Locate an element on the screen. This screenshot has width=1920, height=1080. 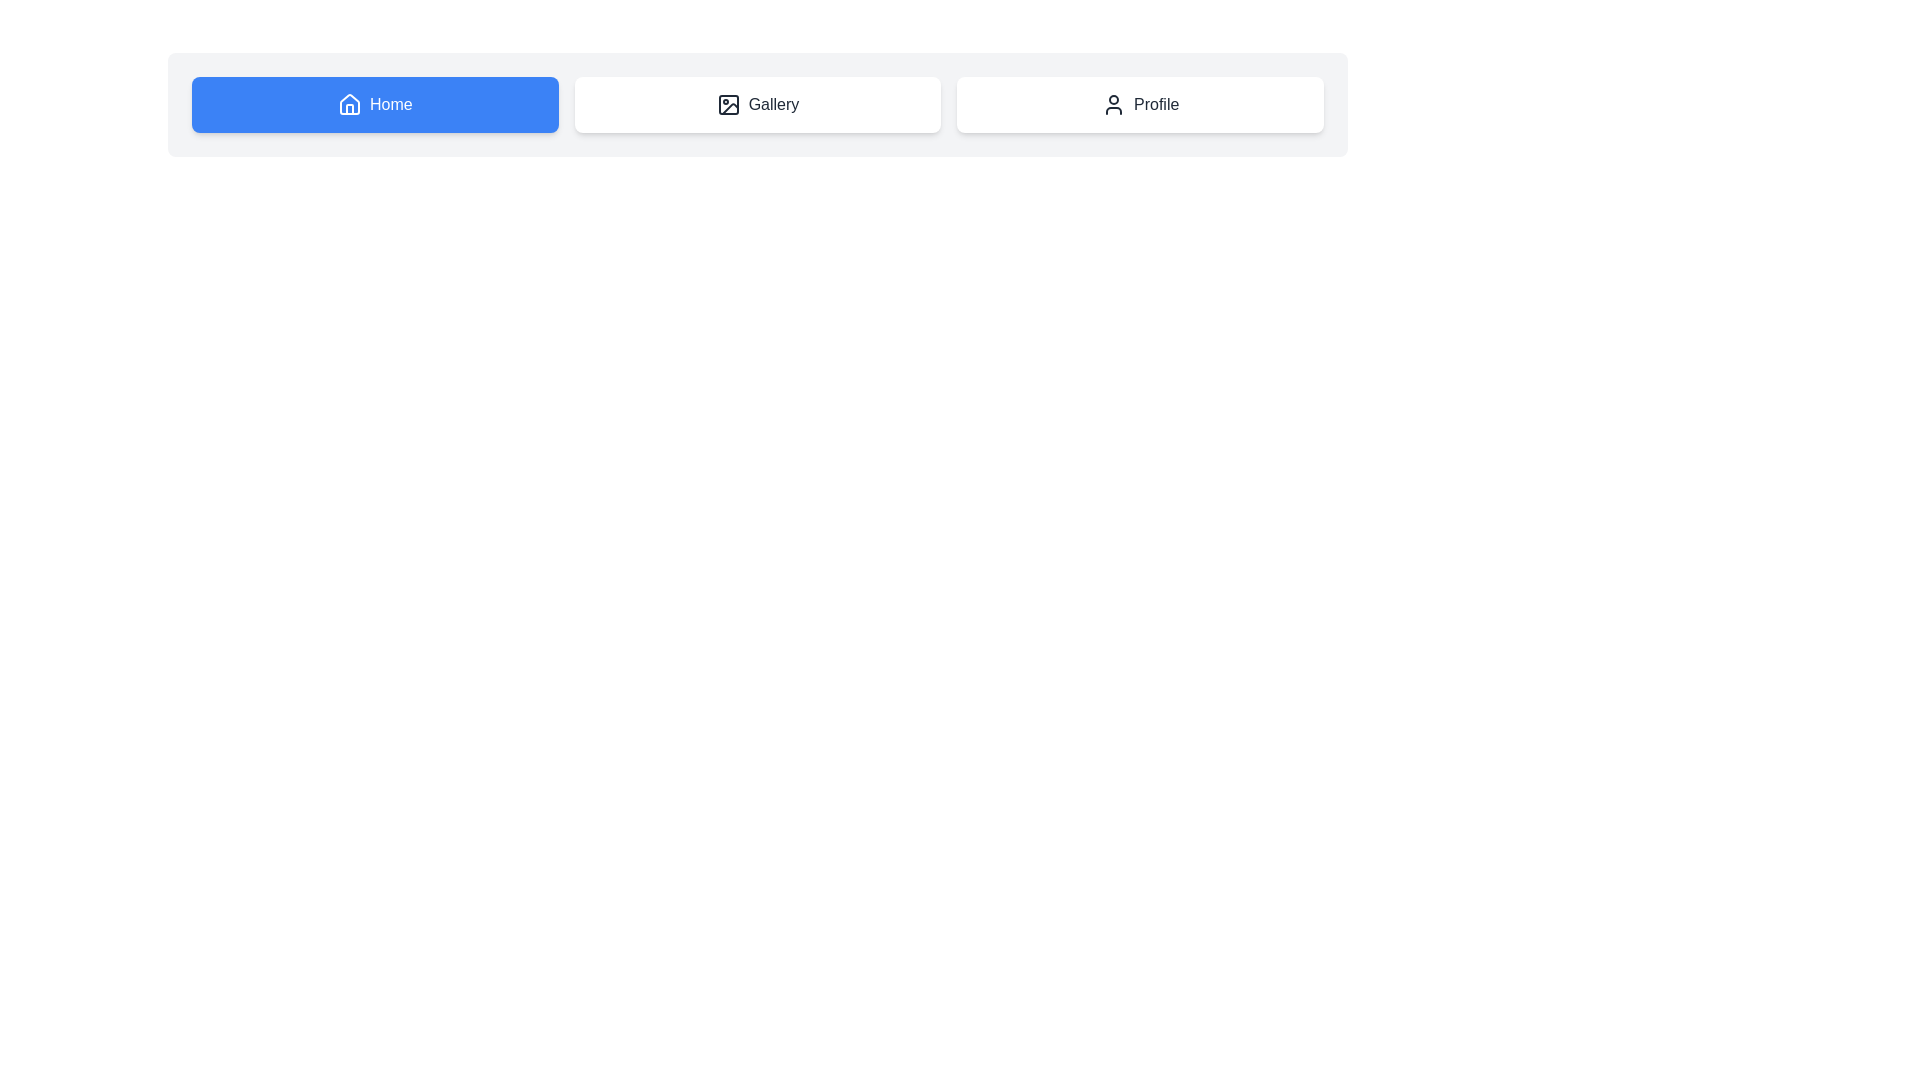
the Profile button to observe its hover effect is located at coordinates (1140, 104).